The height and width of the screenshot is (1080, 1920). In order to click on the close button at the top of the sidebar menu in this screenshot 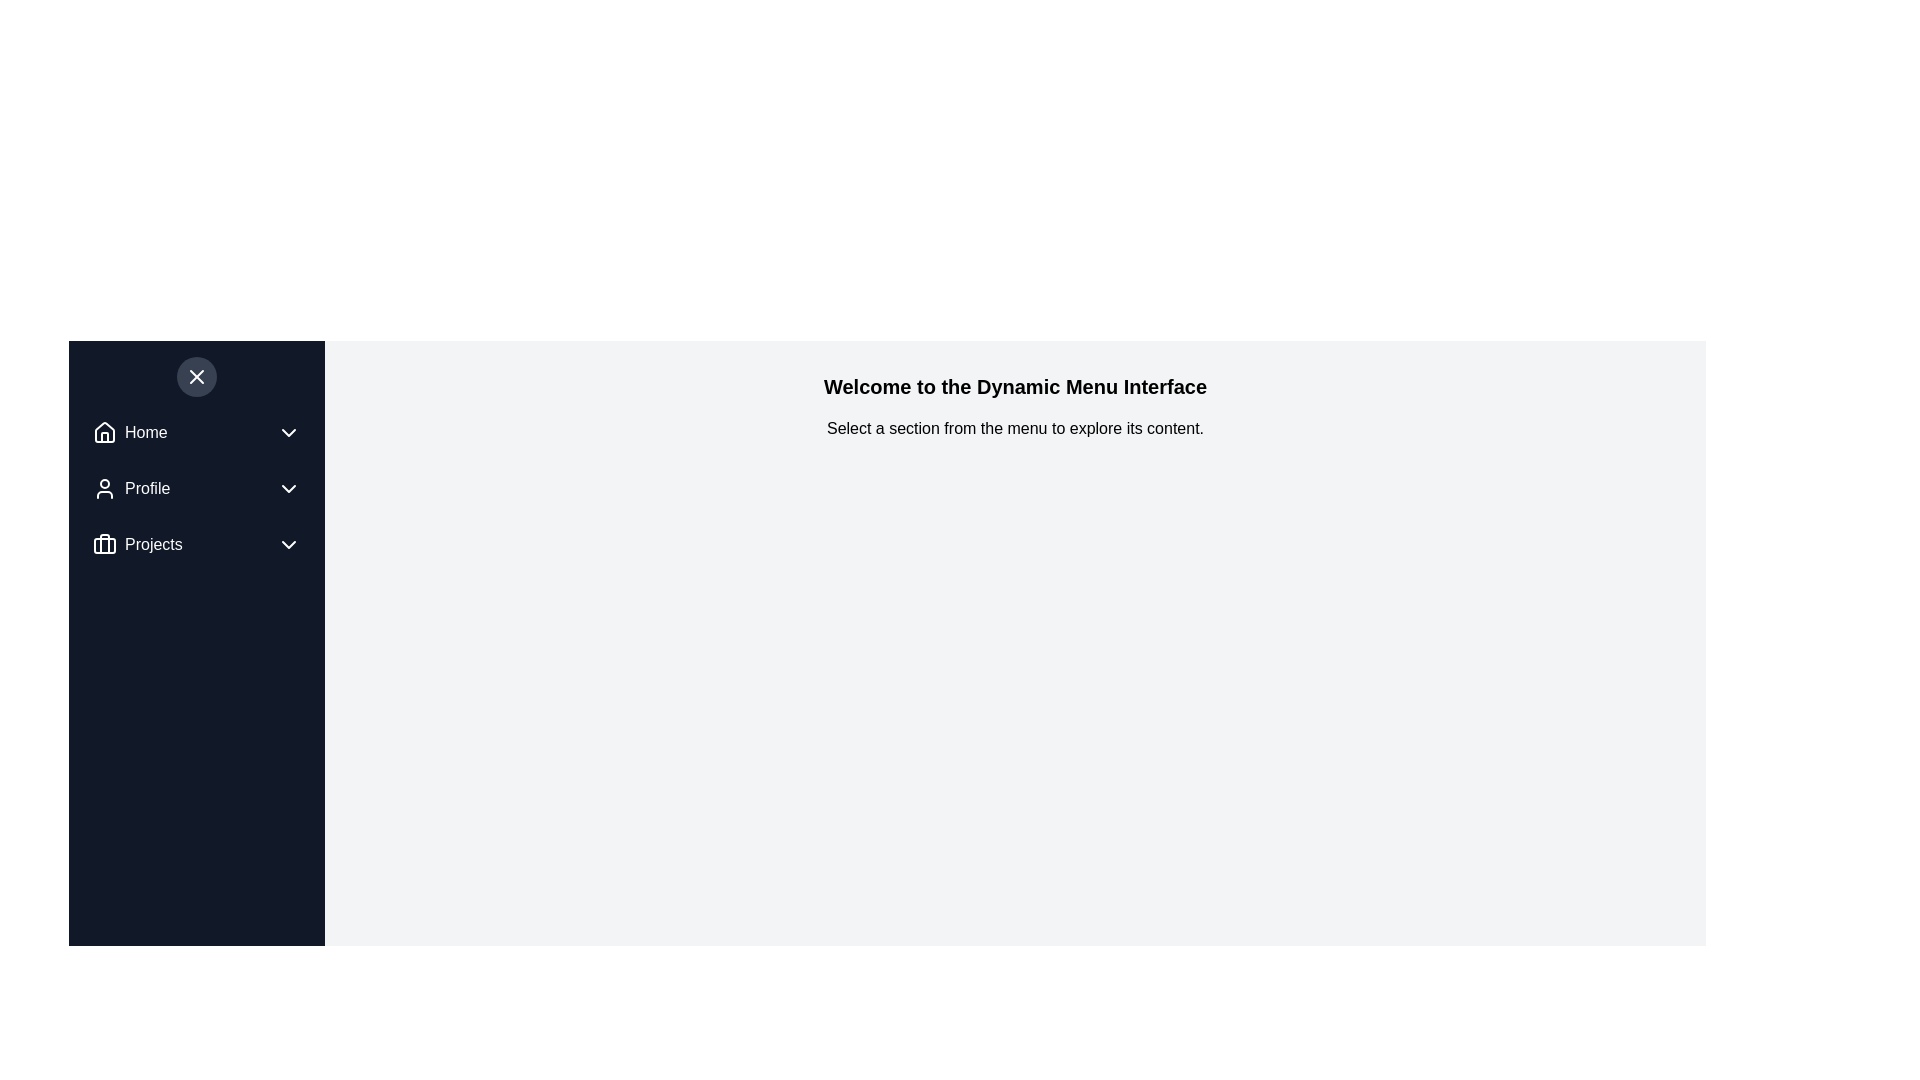, I will do `click(196, 377)`.